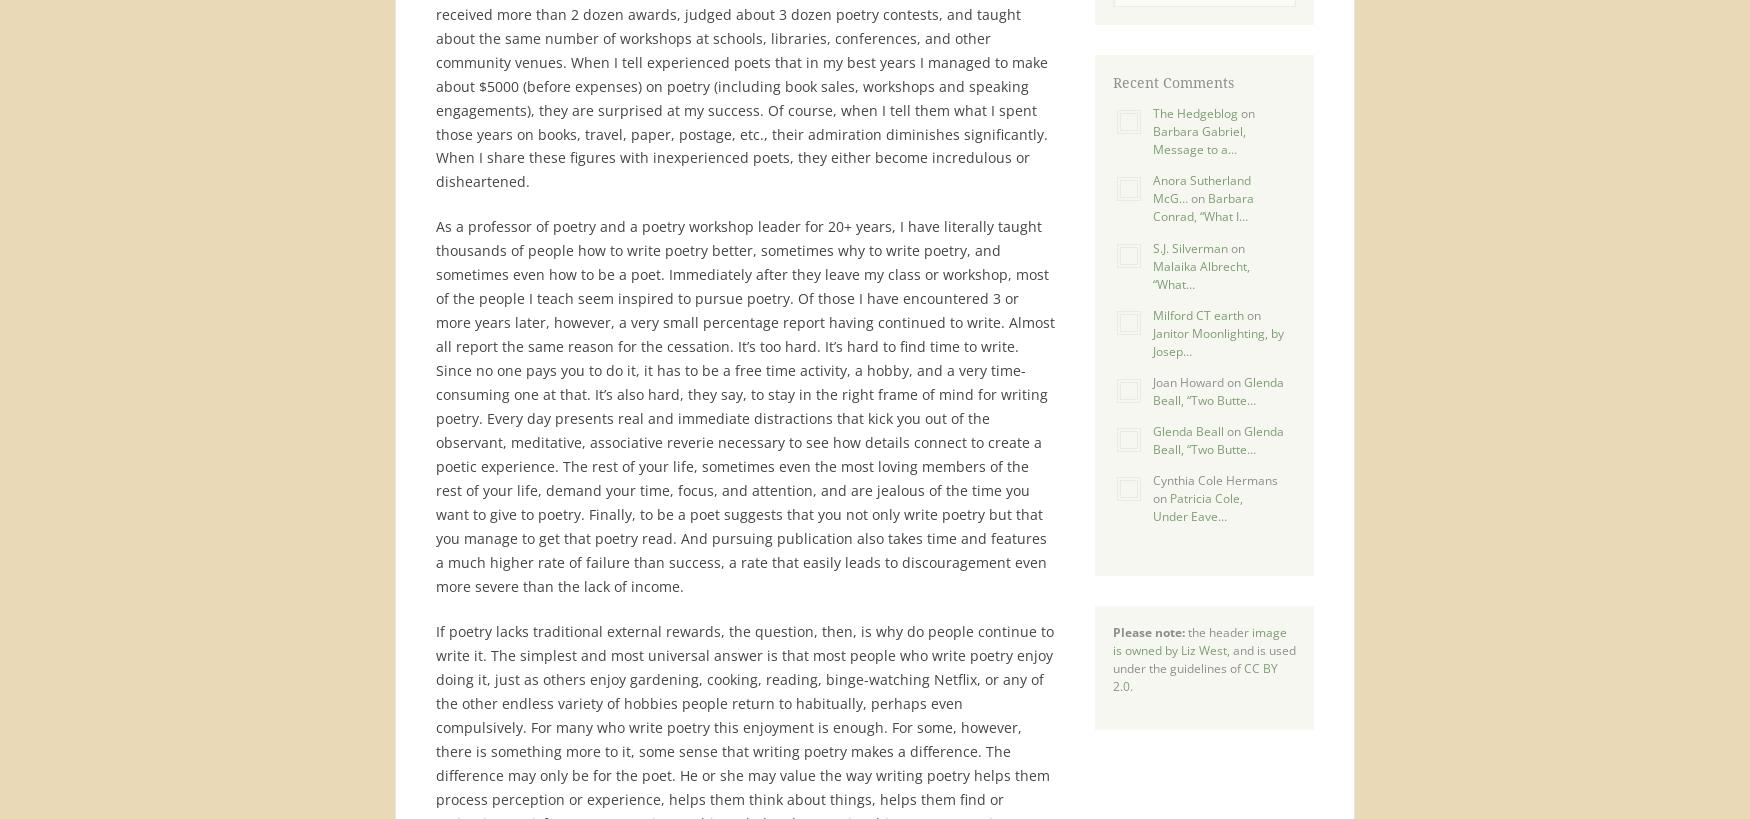 This screenshot has width=1750, height=819. What do you see at coordinates (1152, 341) in the screenshot?
I see `'Janitor Moonlighting, by Josep…'` at bounding box center [1152, 341].